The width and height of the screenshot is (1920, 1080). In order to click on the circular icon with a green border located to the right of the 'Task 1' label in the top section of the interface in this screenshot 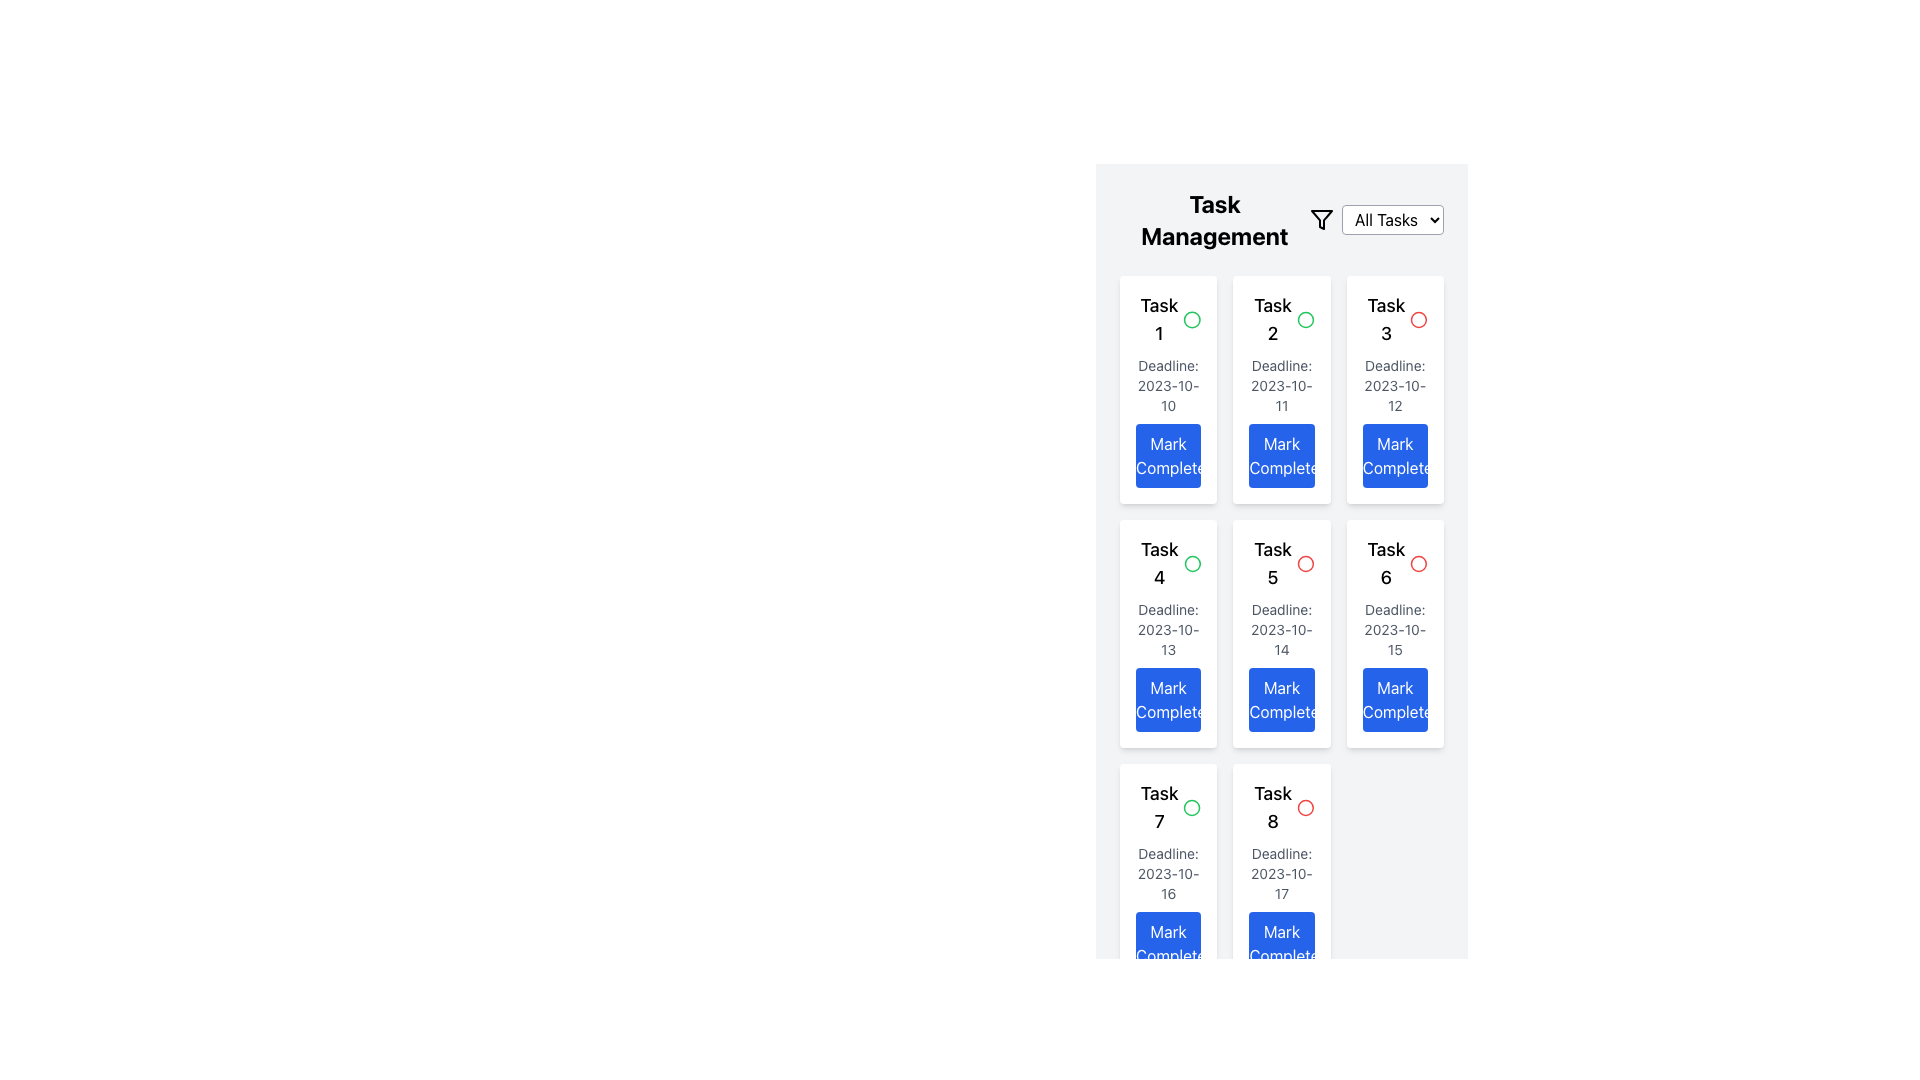, I will do `click(1192, 319)`.